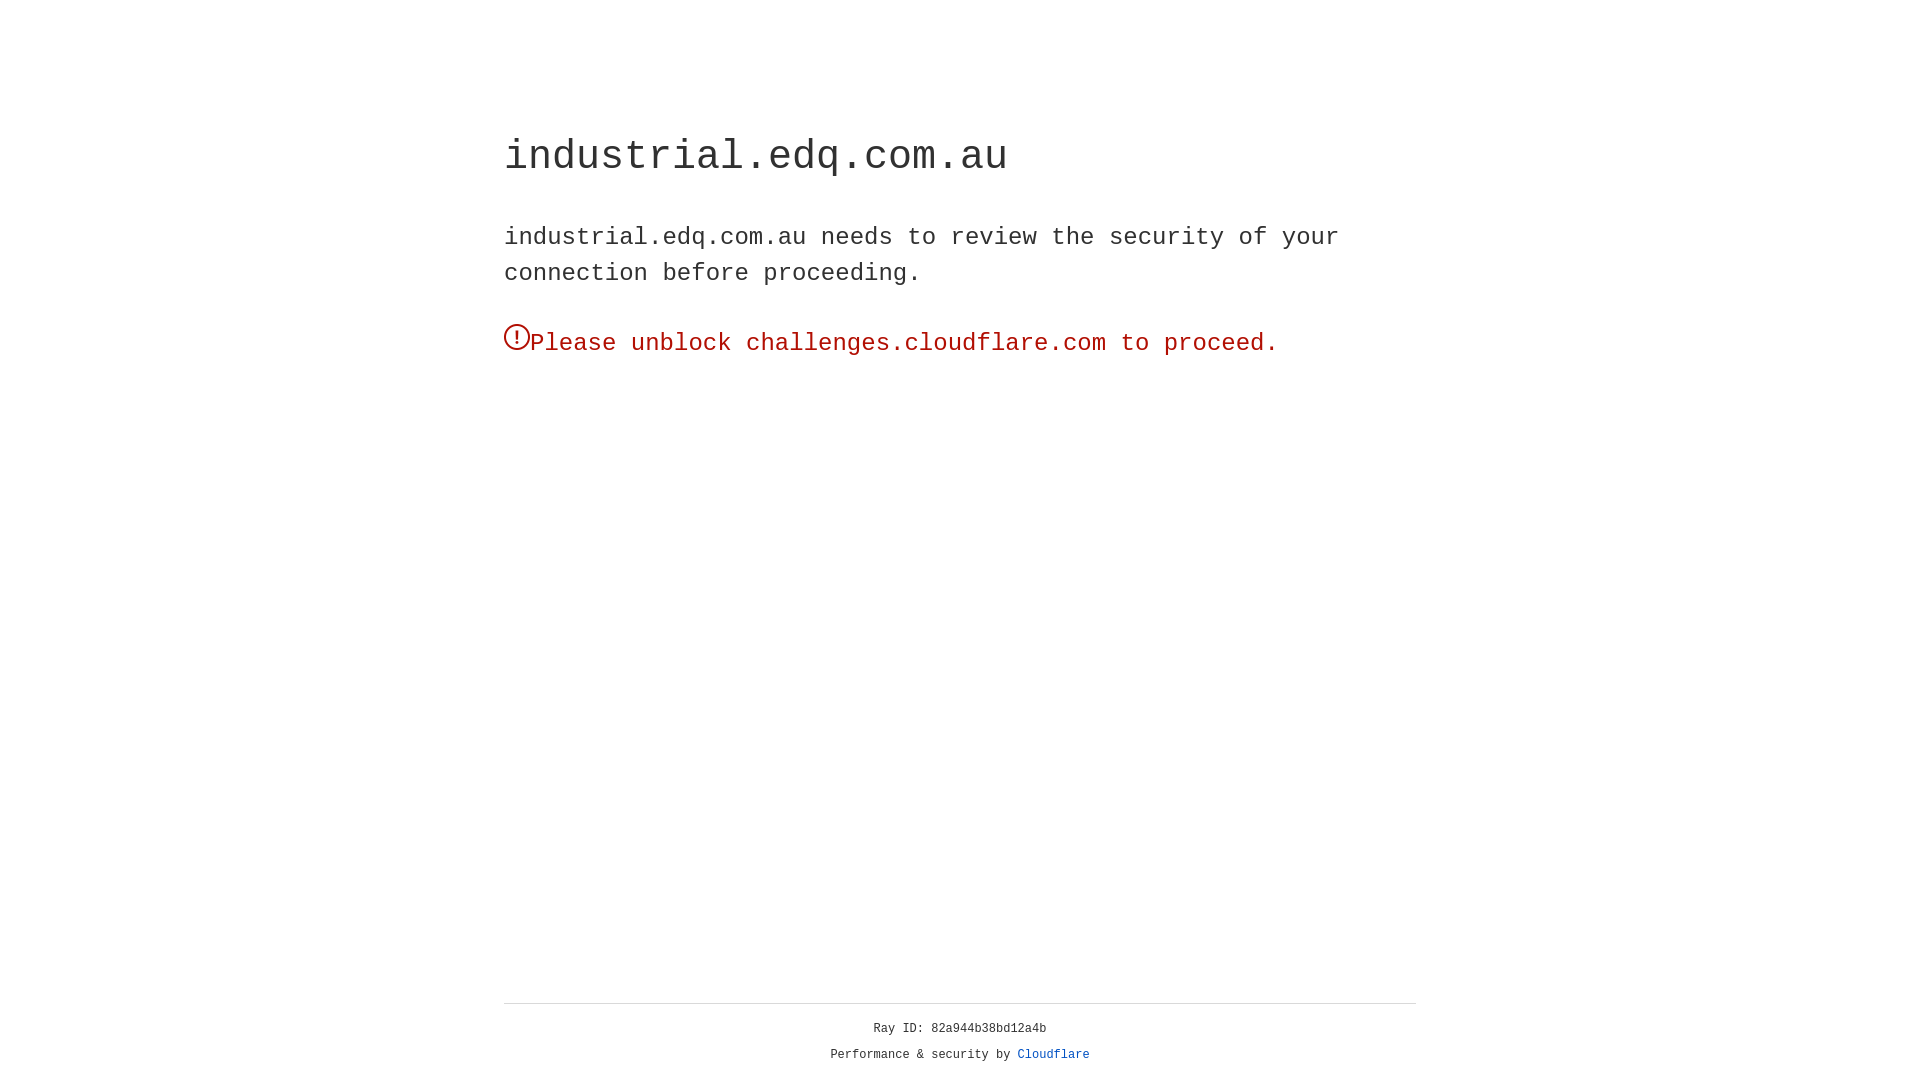  Describe the element at coordinates (1017, 1054) in the screenshot. I see `'Cloudflare'` at that location.